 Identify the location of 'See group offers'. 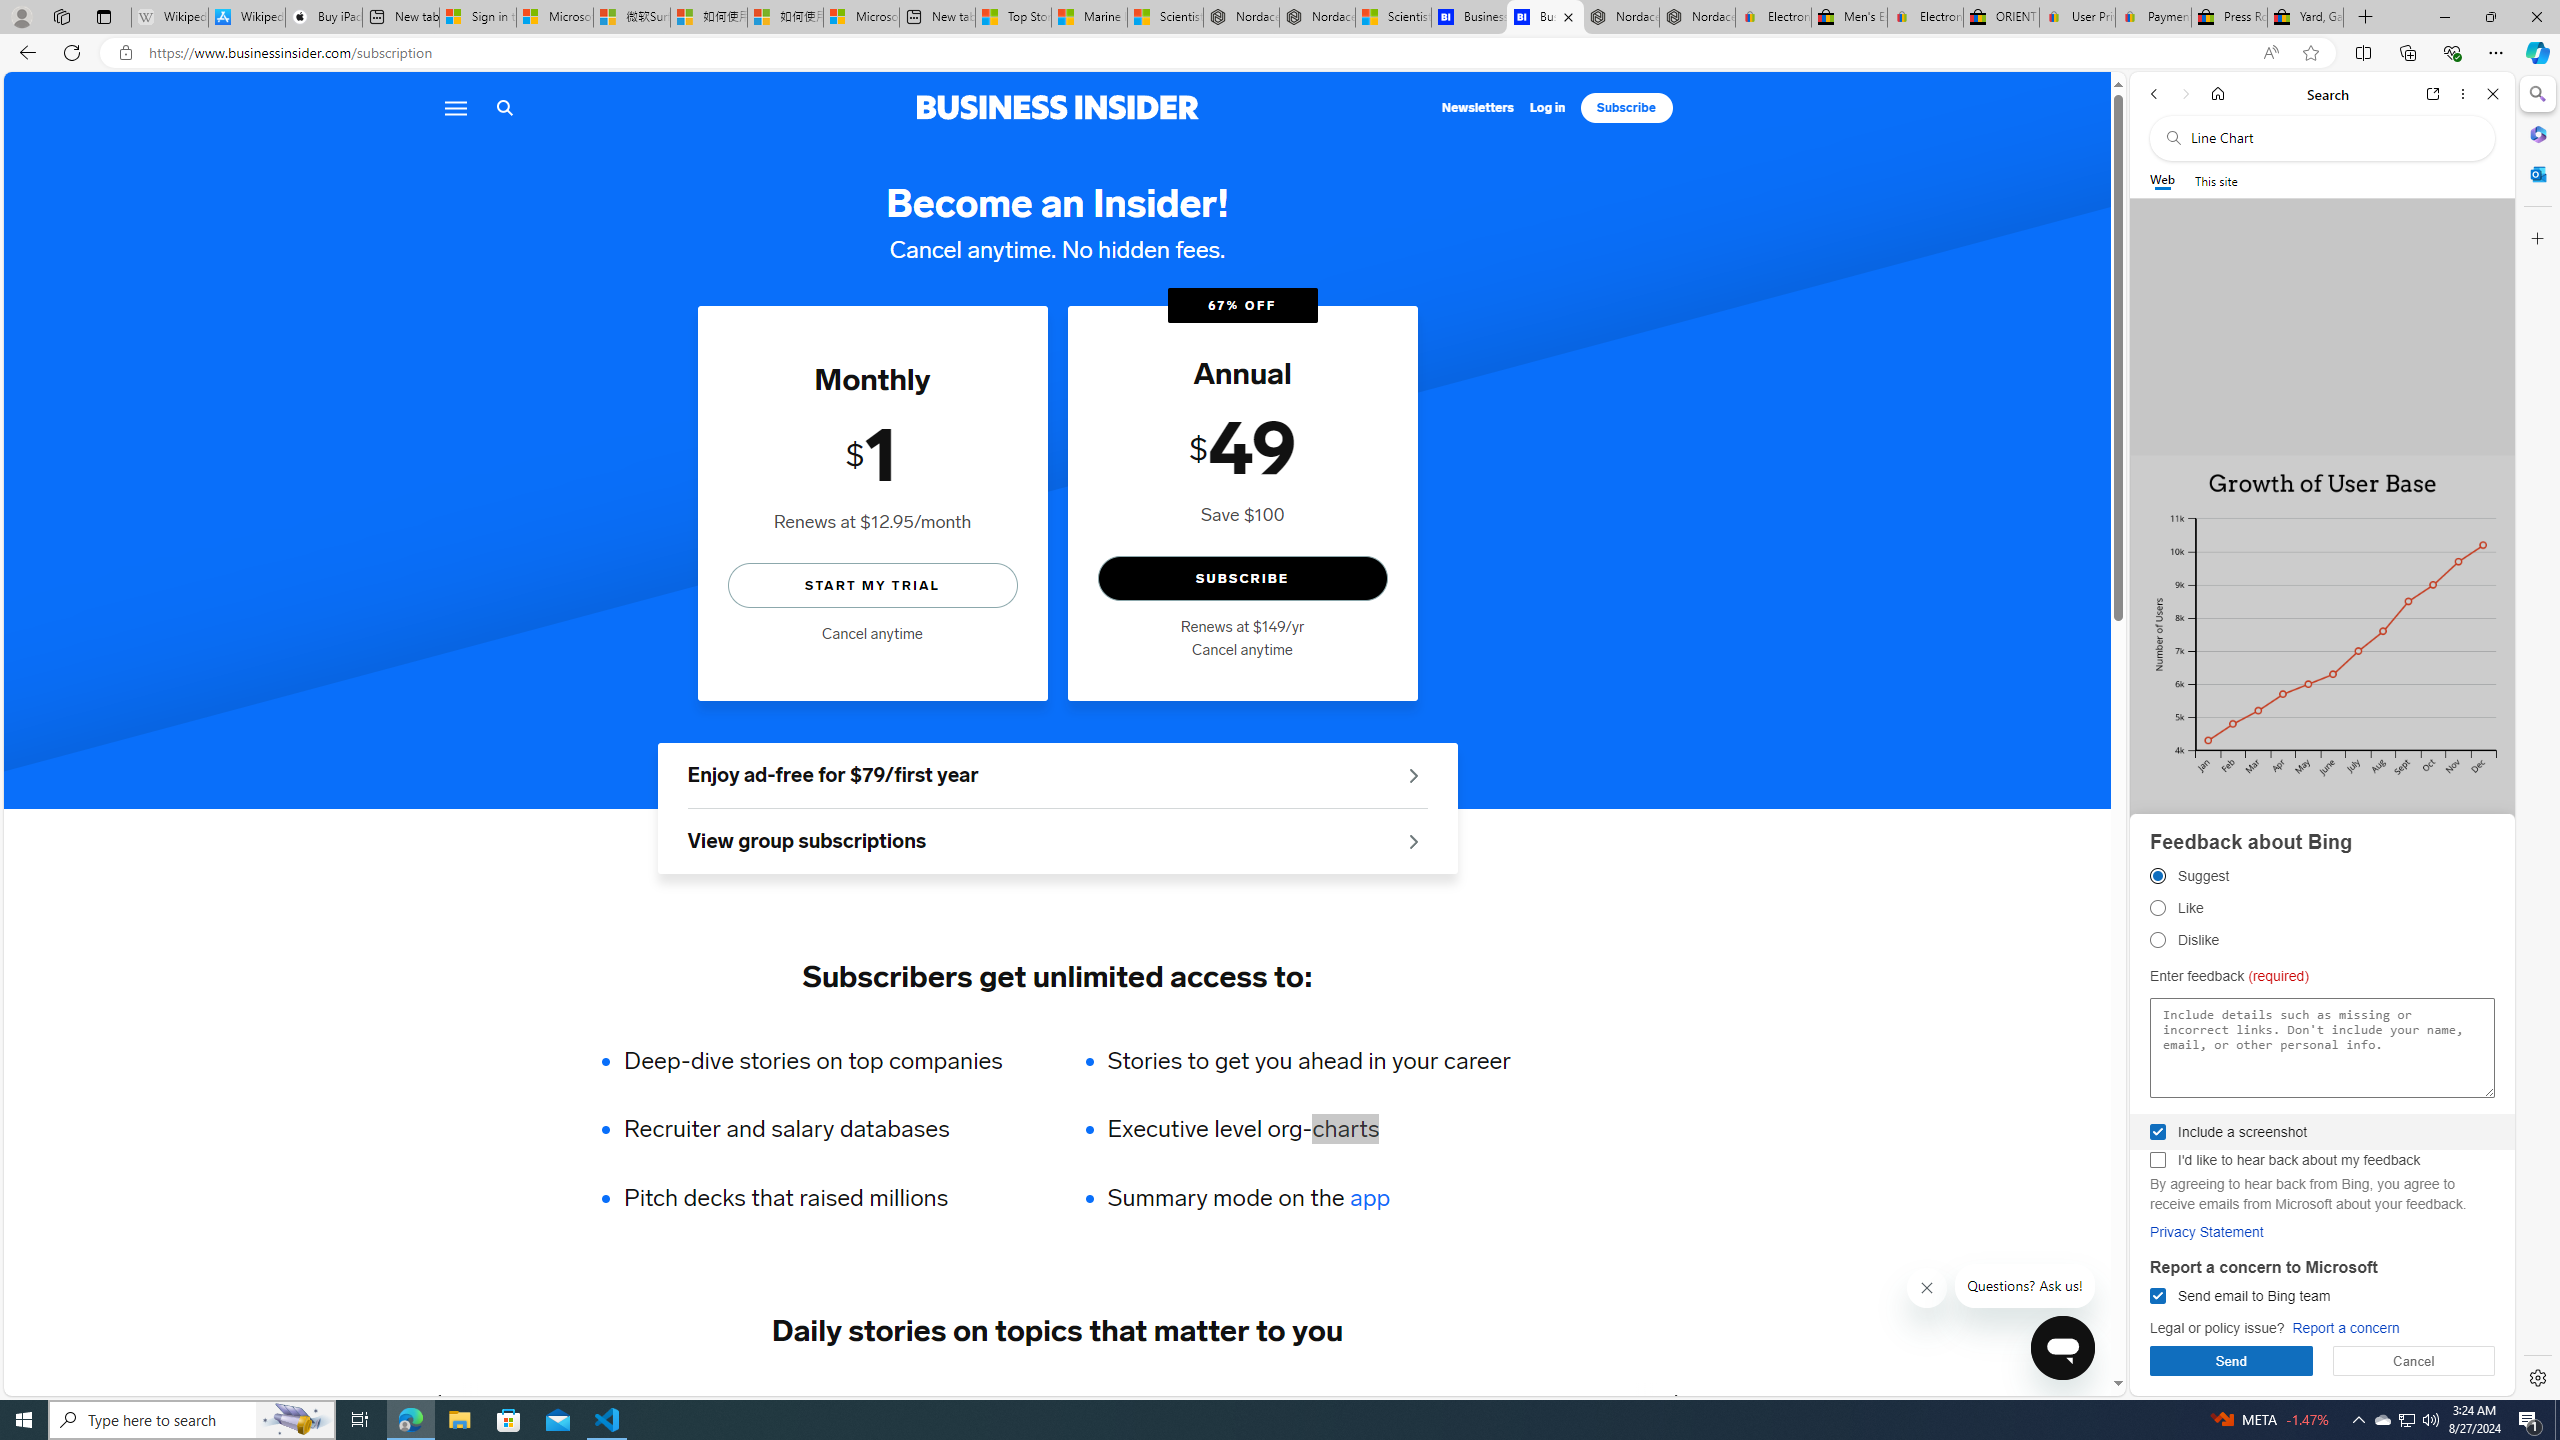
(1413, 840).